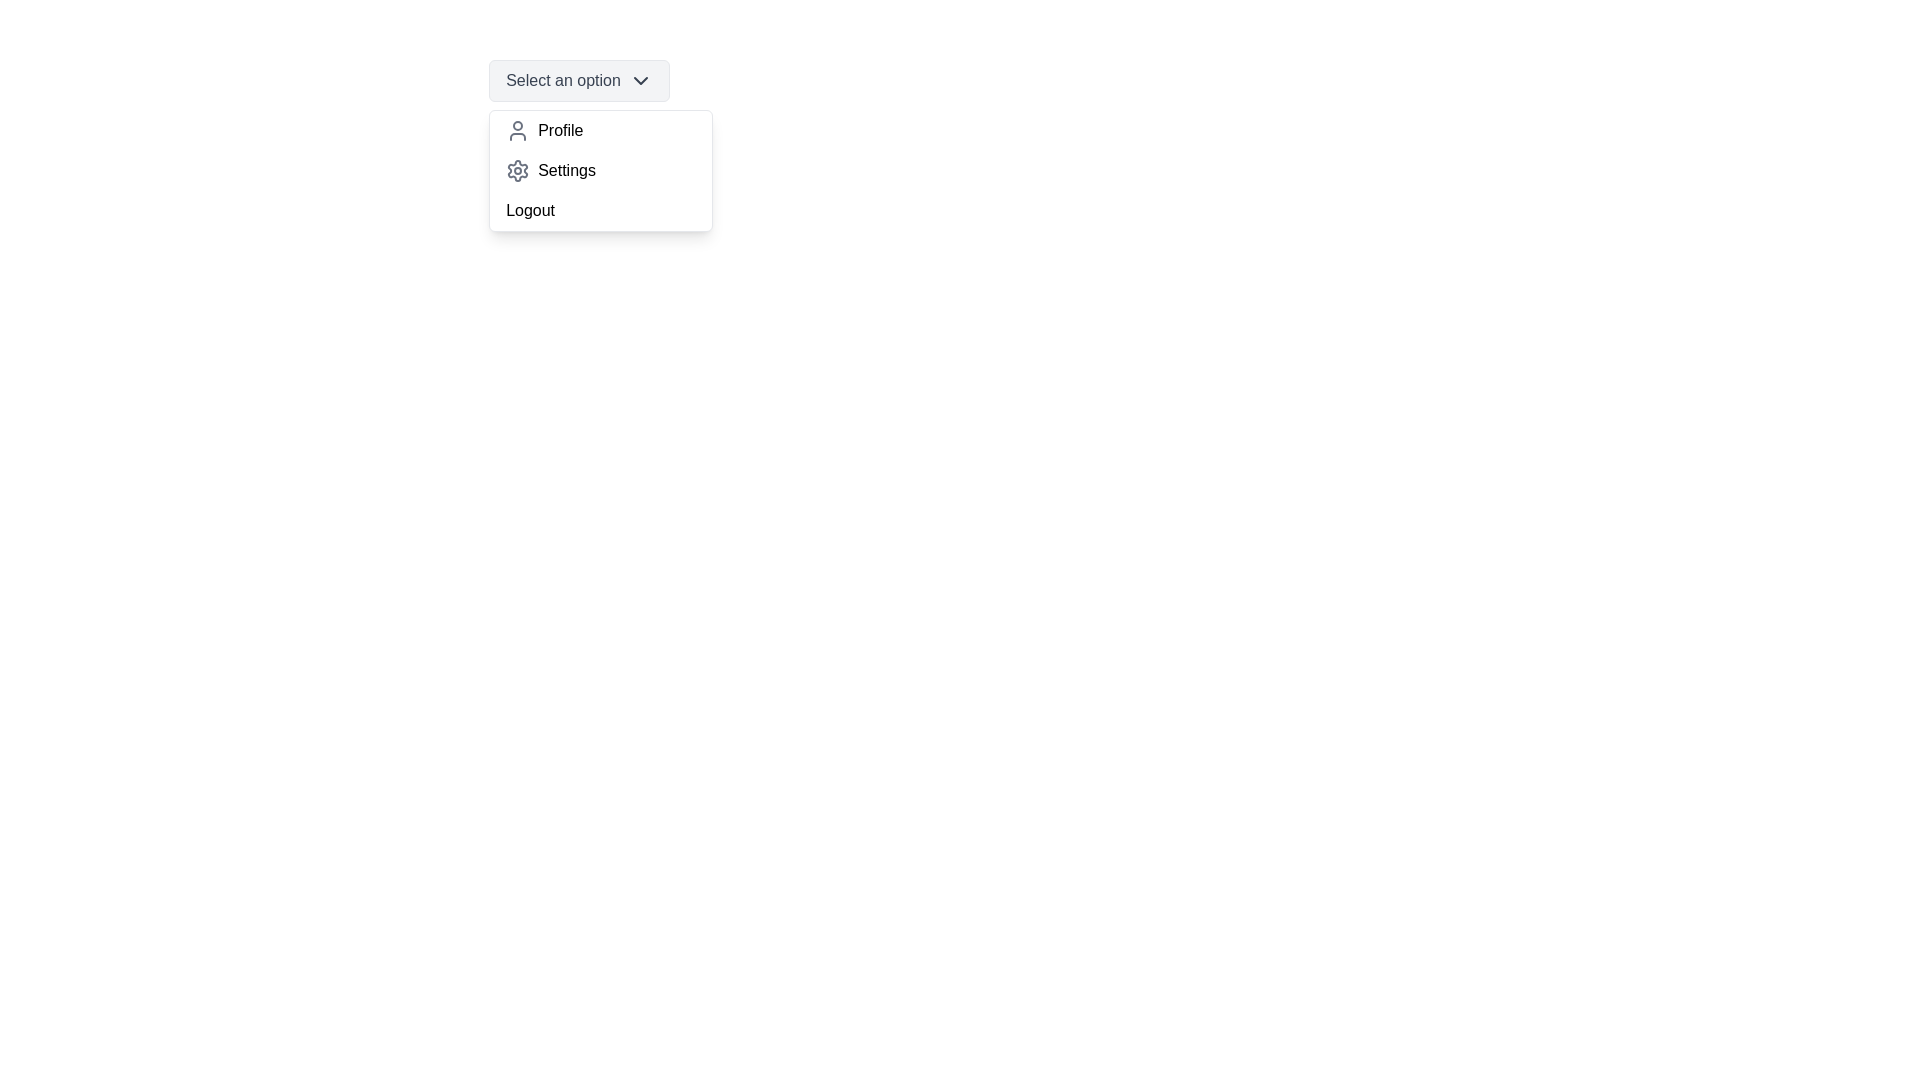 The image size is (1920, 1080). What do you see at coordinates (518, 169) in the screenshot?
I see `the icon of the option Settings in the dropdown menu` at bounding box center [518, 169].